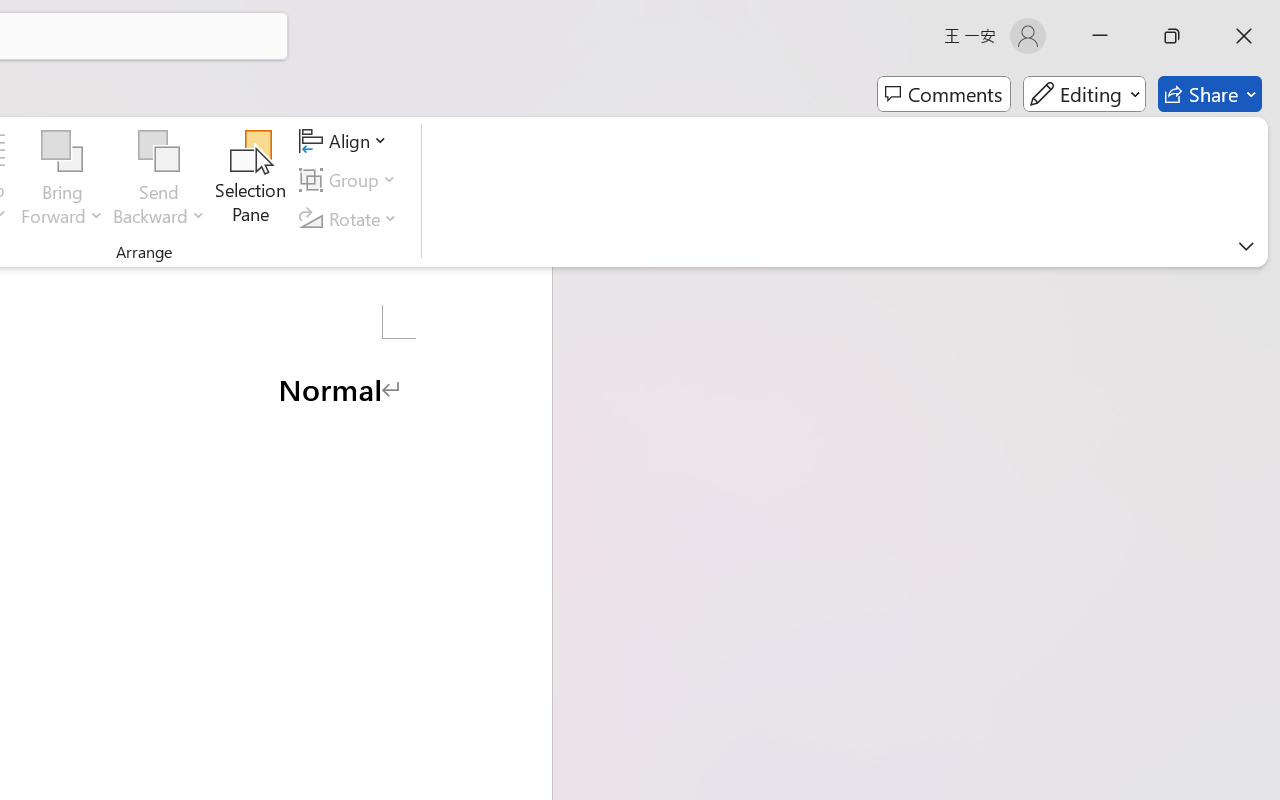 Image resolution: width=1280 pixels, height=800 pixels. Describe the element at coordinates (346, 141) in the screenshot. I see `'Align'` at that location.